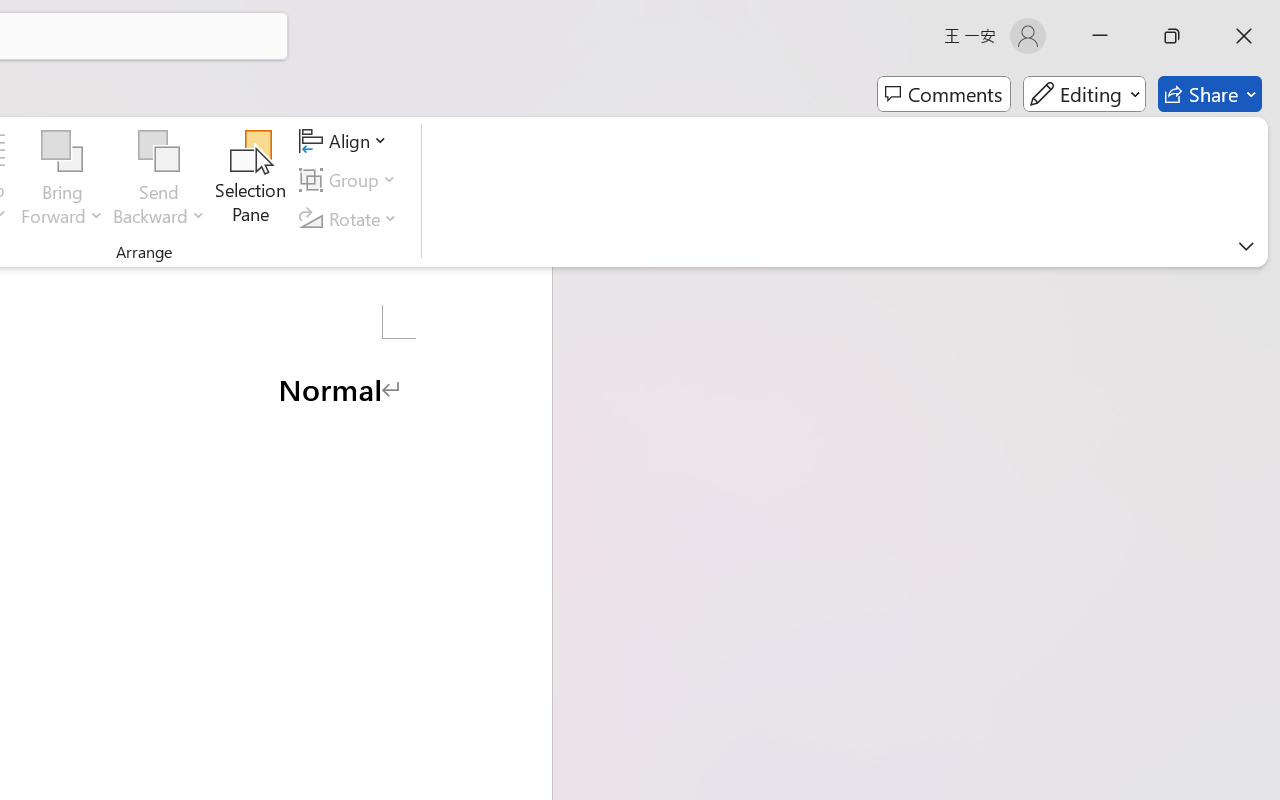 Image resolution: width=1280 pixels, height=800 pixels. Describe the element at coordinates (346, 141) in the screenshot. I see `'Align'` at that location.